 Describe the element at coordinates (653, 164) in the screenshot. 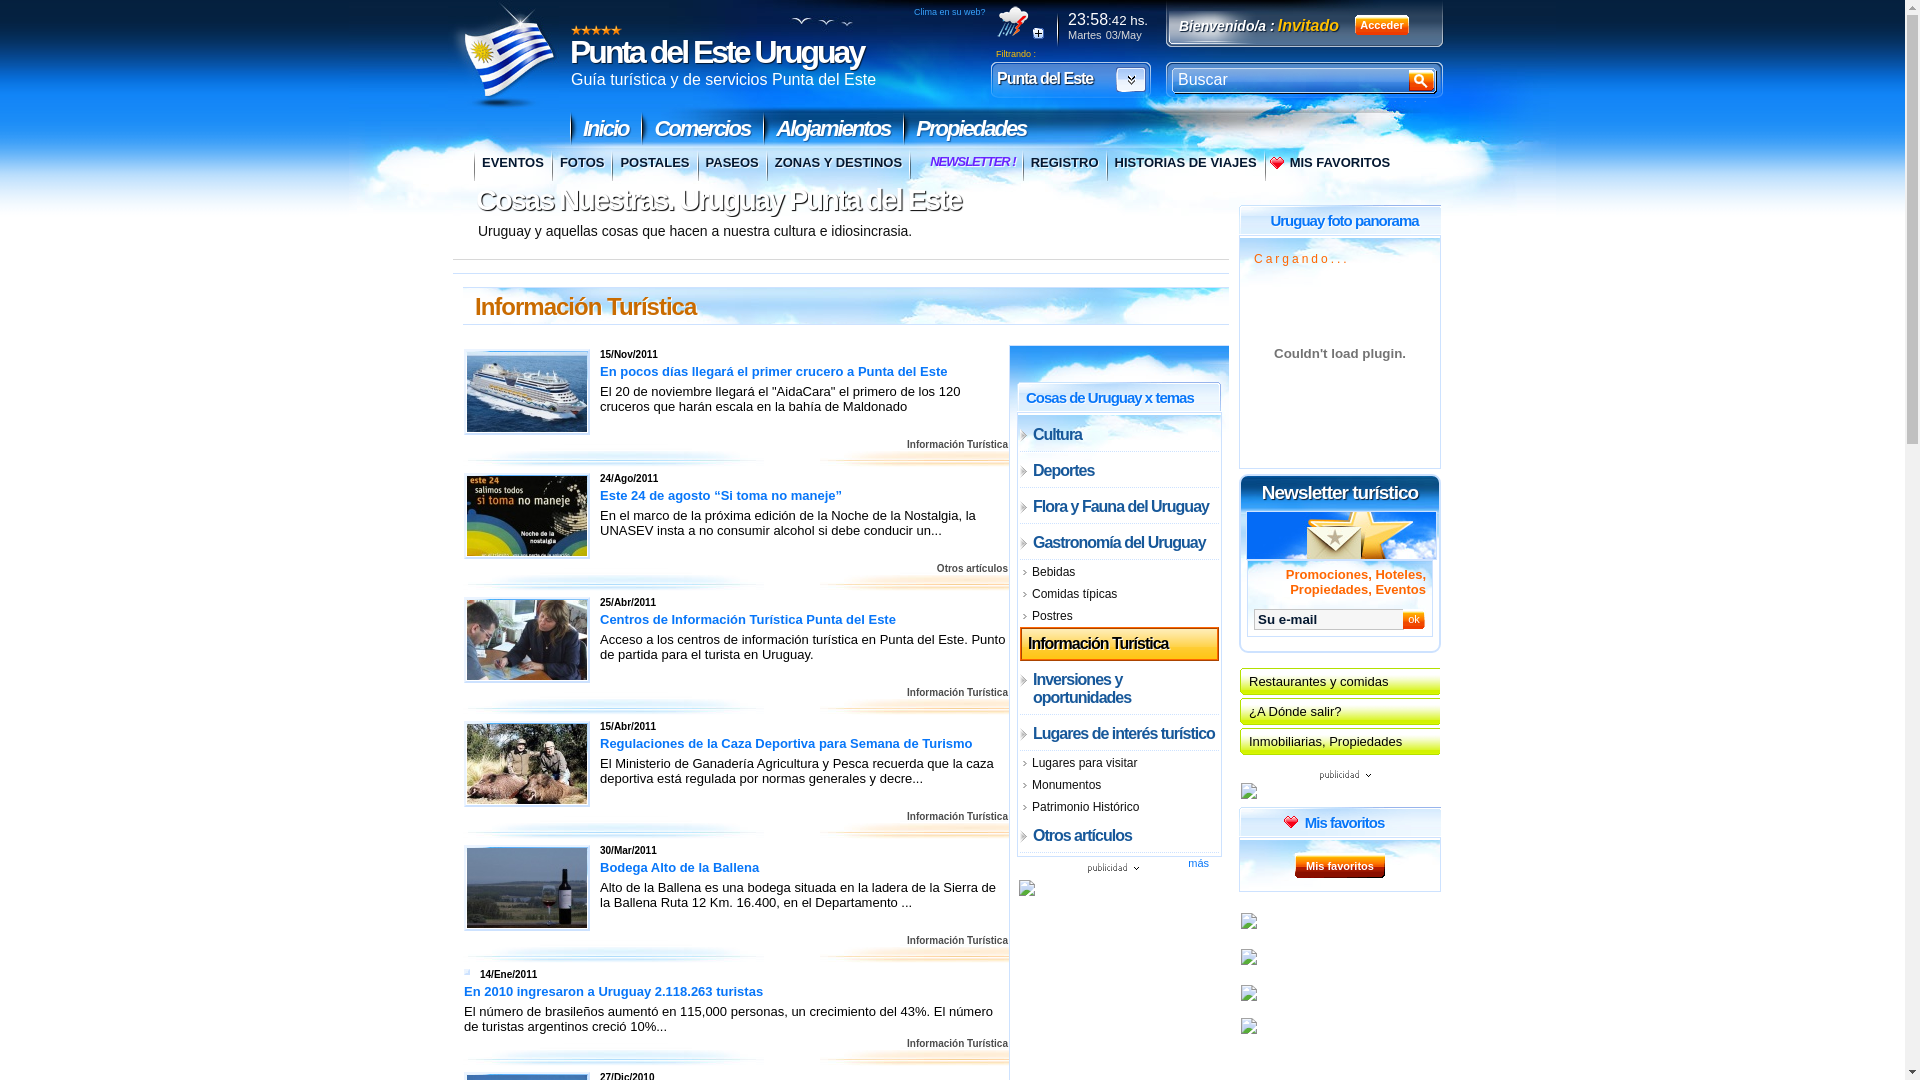

I see `'POSTALES'` at that location.